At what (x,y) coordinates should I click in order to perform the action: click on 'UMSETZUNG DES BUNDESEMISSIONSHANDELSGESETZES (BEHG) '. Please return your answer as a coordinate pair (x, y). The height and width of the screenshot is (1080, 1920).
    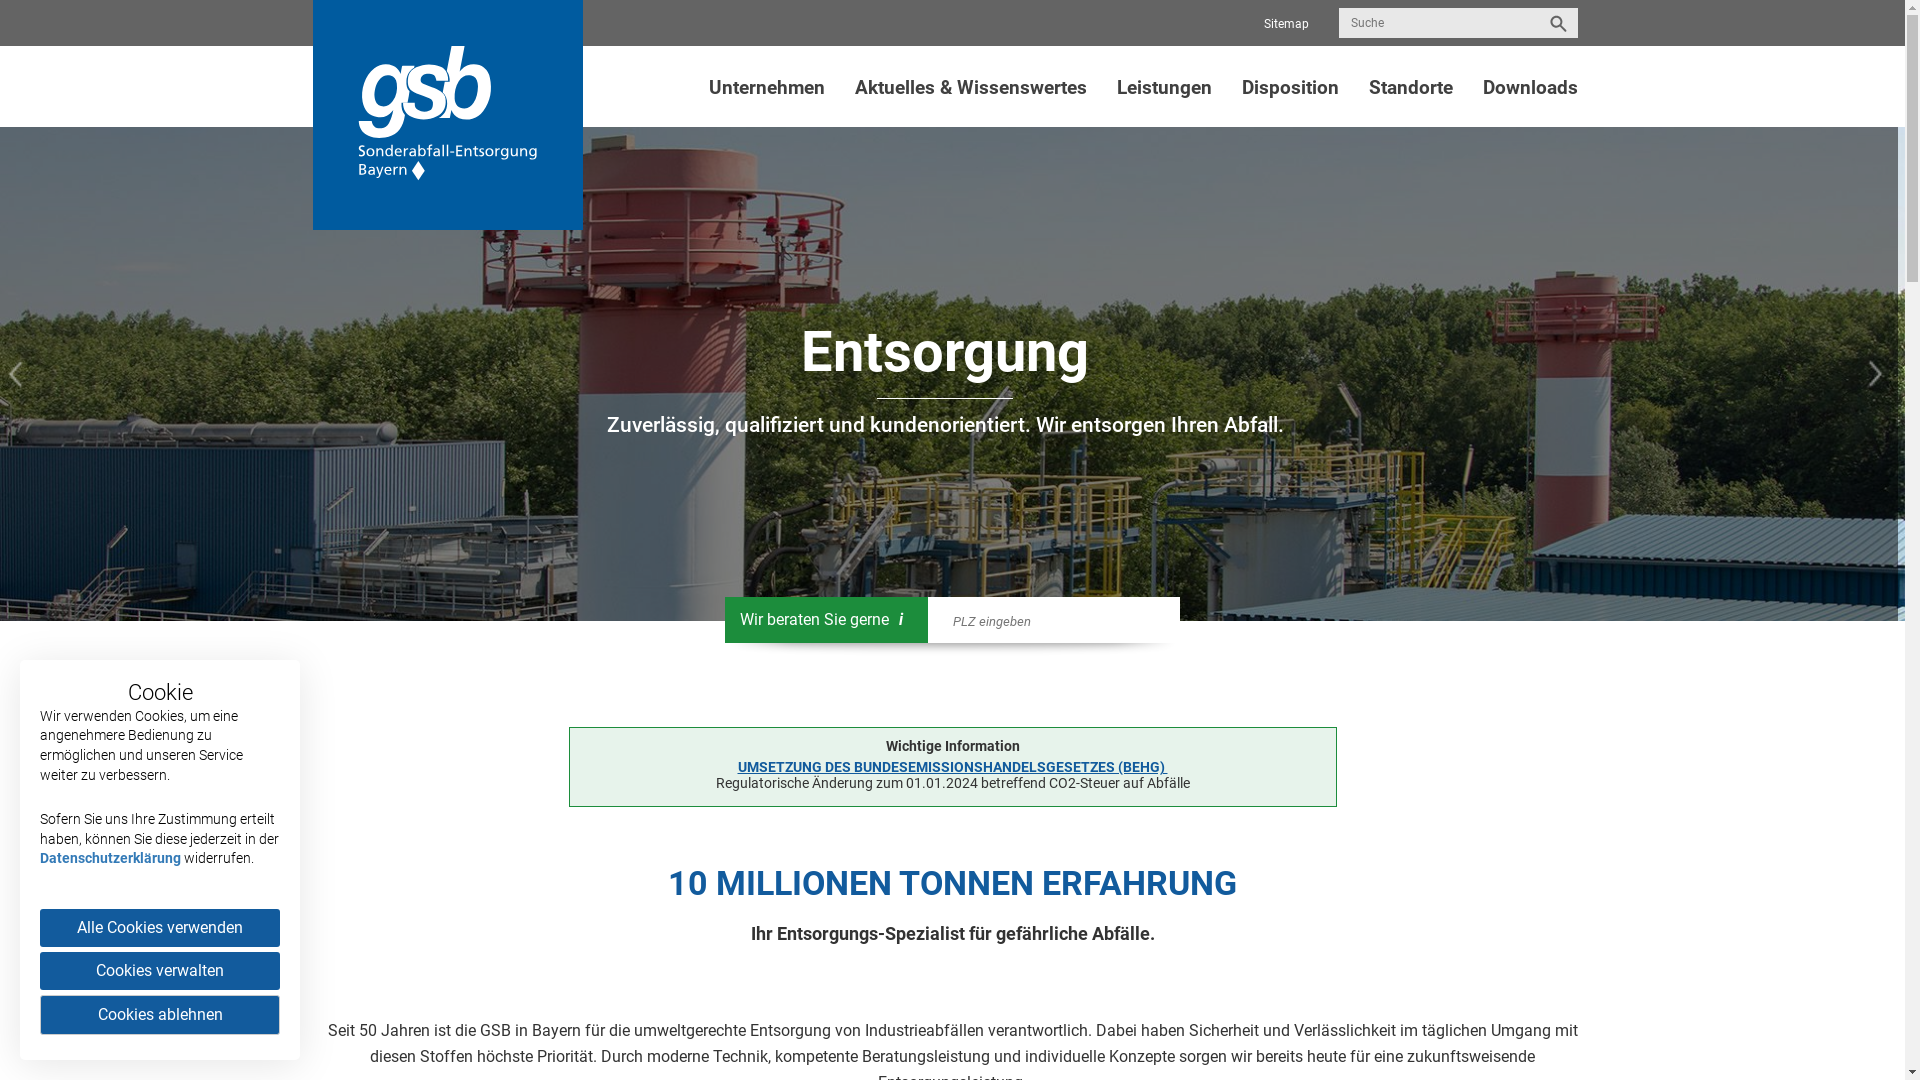
    Looking at the image, I should click on (952, 766).